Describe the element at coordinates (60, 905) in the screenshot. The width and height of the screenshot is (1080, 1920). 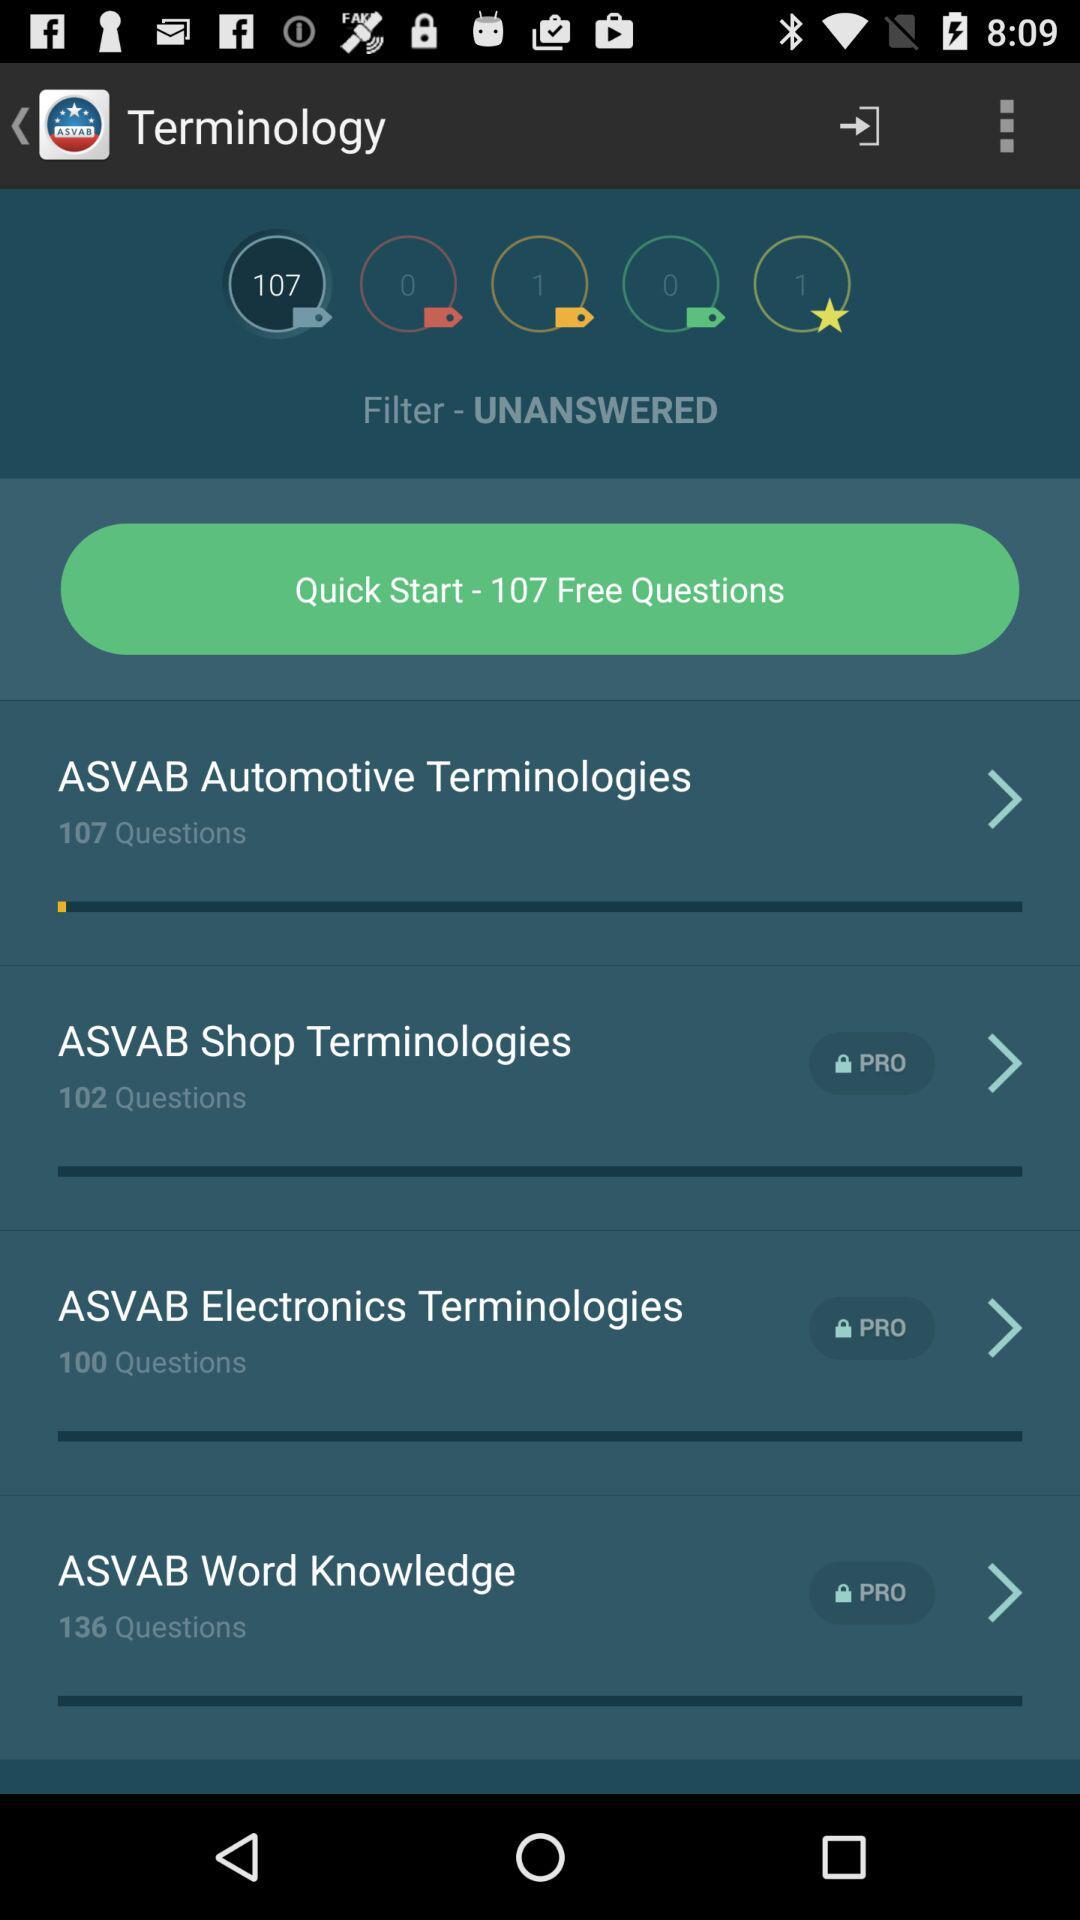
I see `the icon above the asvab shop terminologies app` at that location.